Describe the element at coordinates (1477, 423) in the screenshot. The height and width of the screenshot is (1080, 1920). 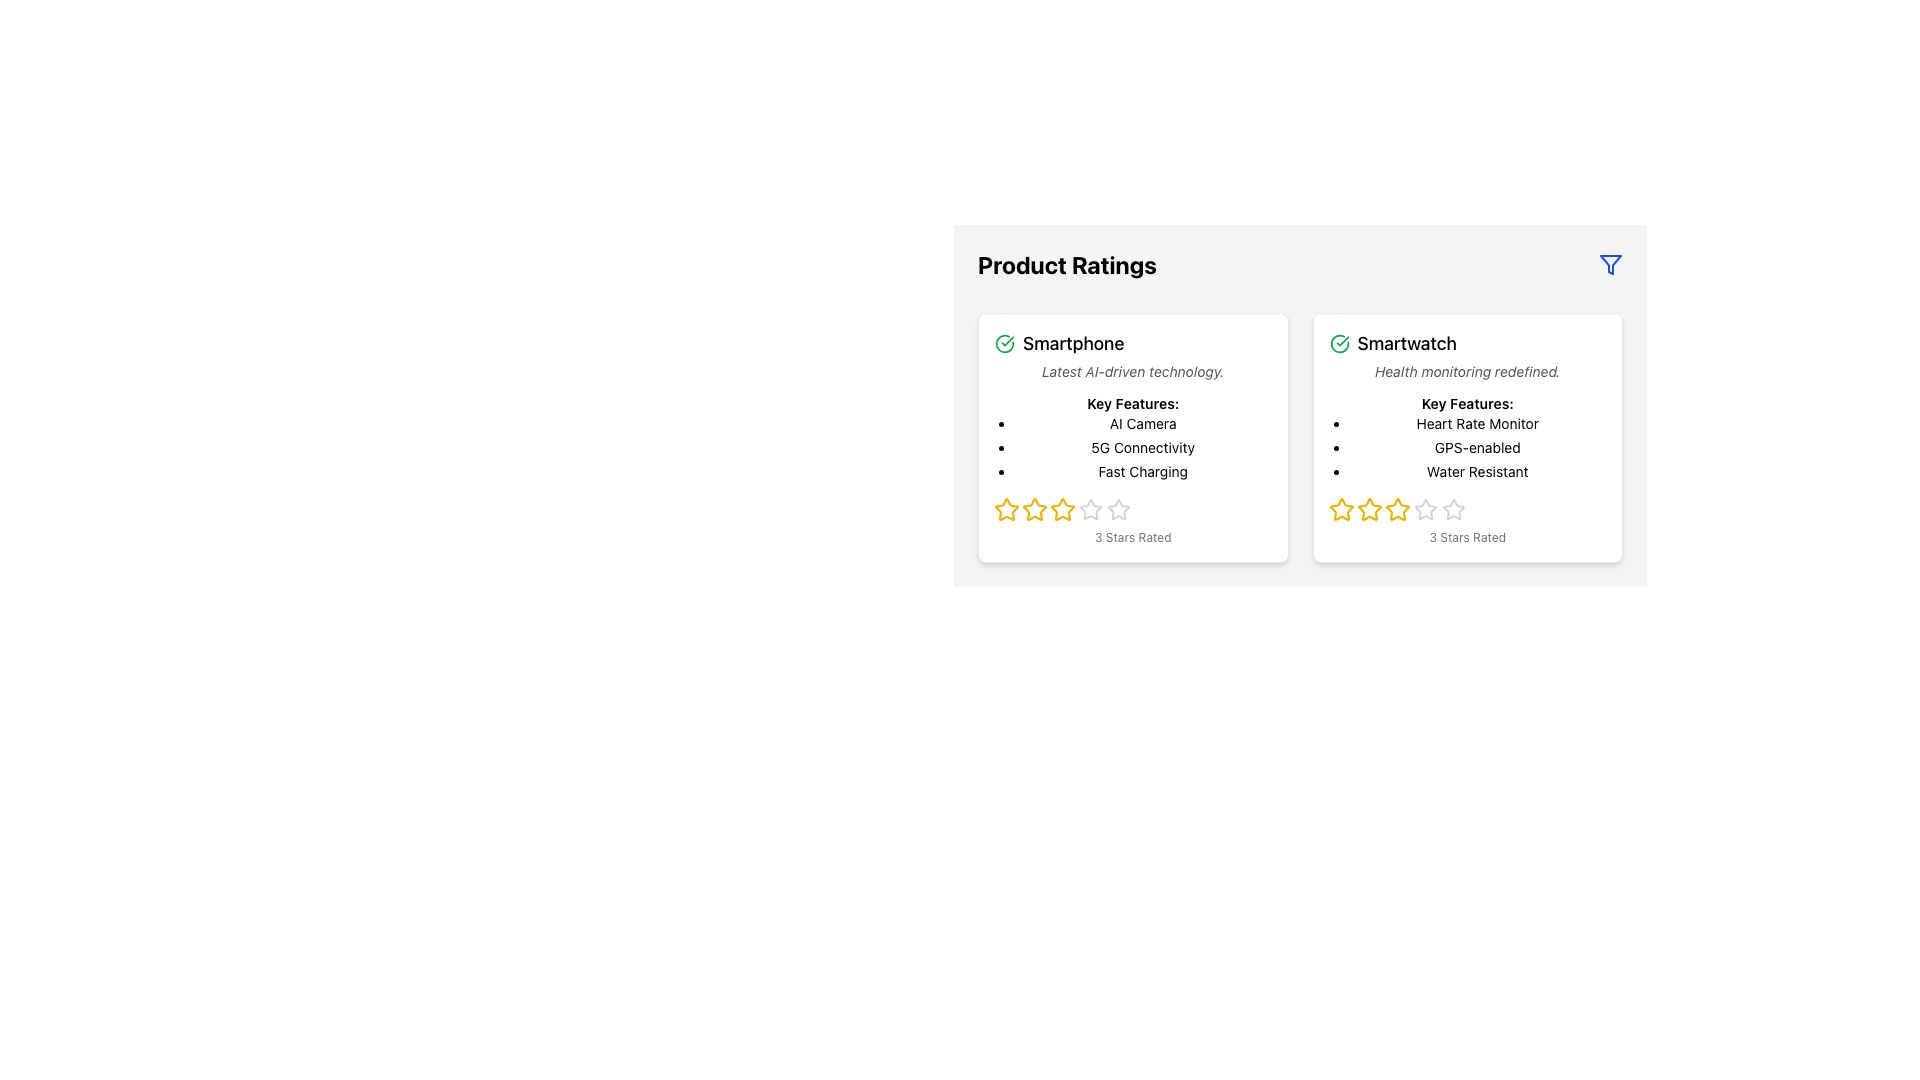
I see `the text label that describes the heart rate monitor feature of the smartwatch, located under the 'Key Features:' heading in the second product card` at that location.